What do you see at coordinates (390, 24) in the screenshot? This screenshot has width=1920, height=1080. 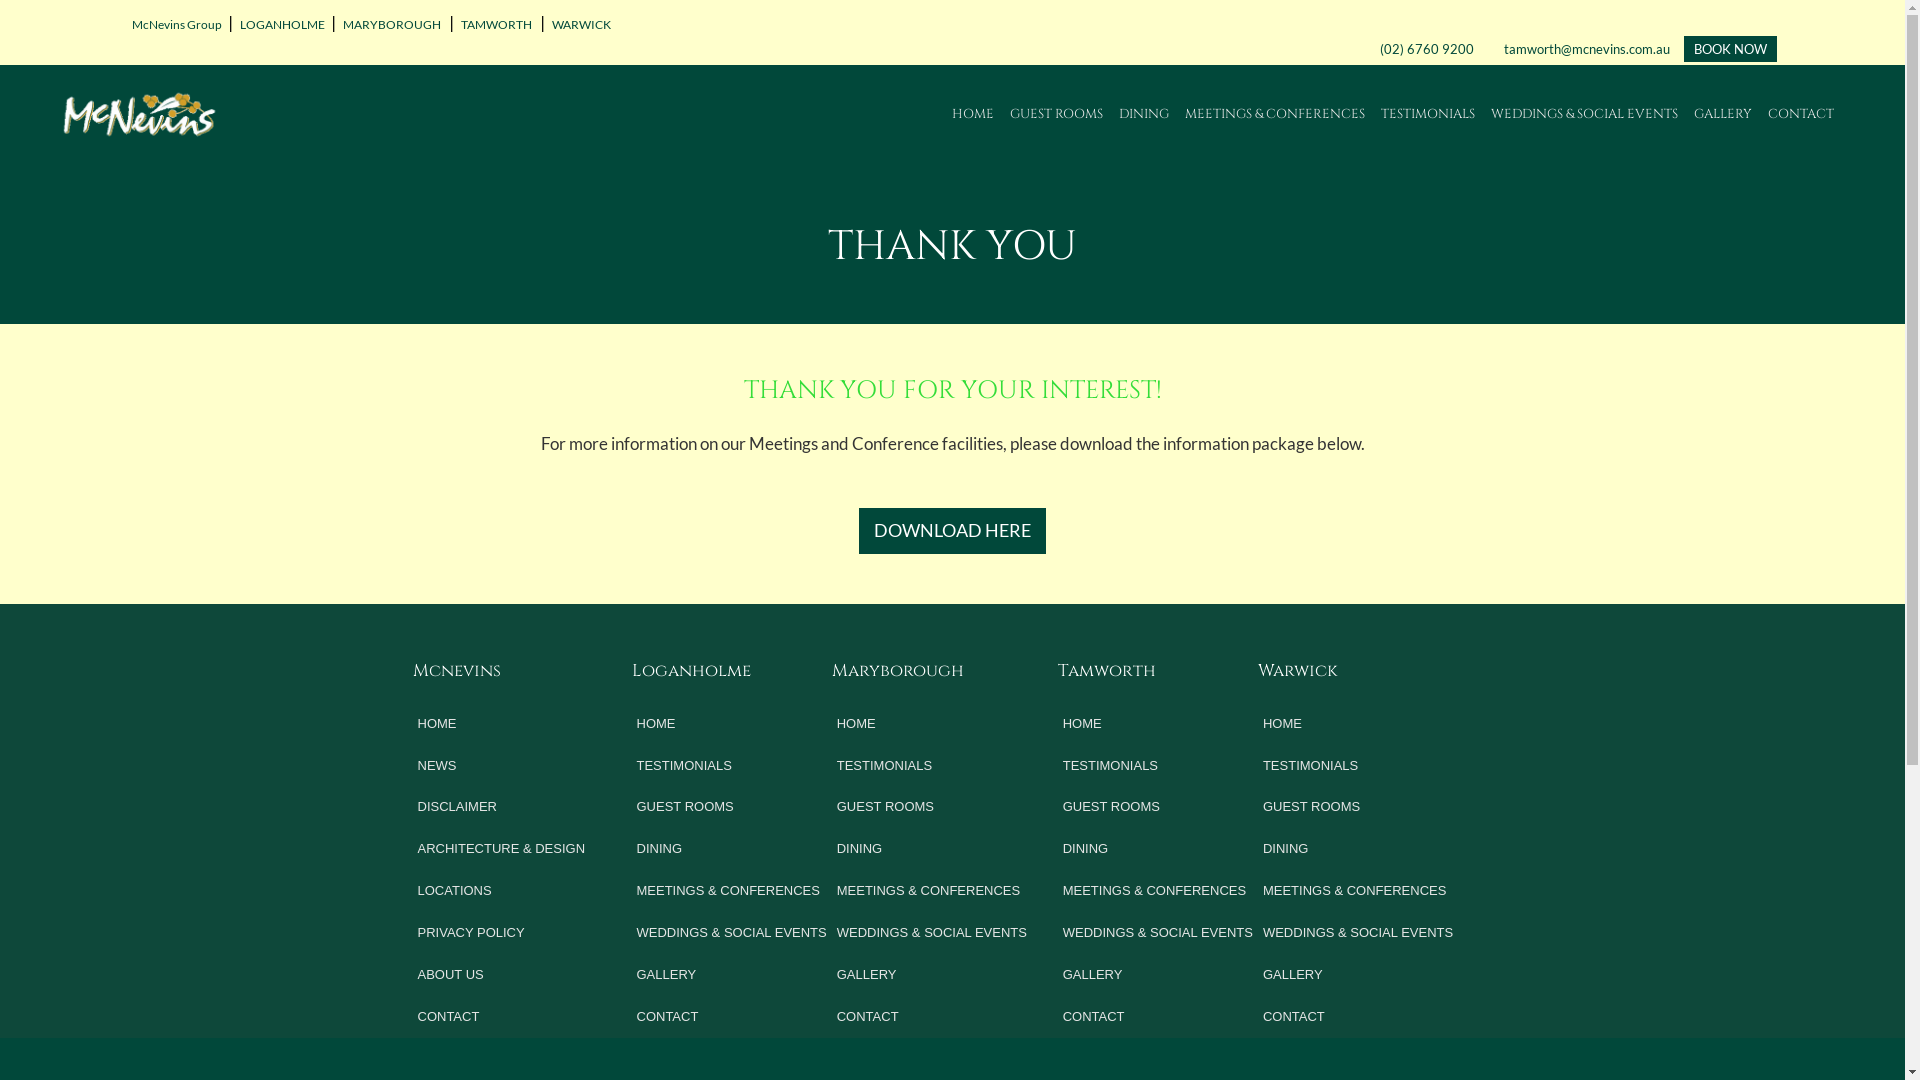 I see `'  MARYBOROUGH'` at bounding box center [390, 24].